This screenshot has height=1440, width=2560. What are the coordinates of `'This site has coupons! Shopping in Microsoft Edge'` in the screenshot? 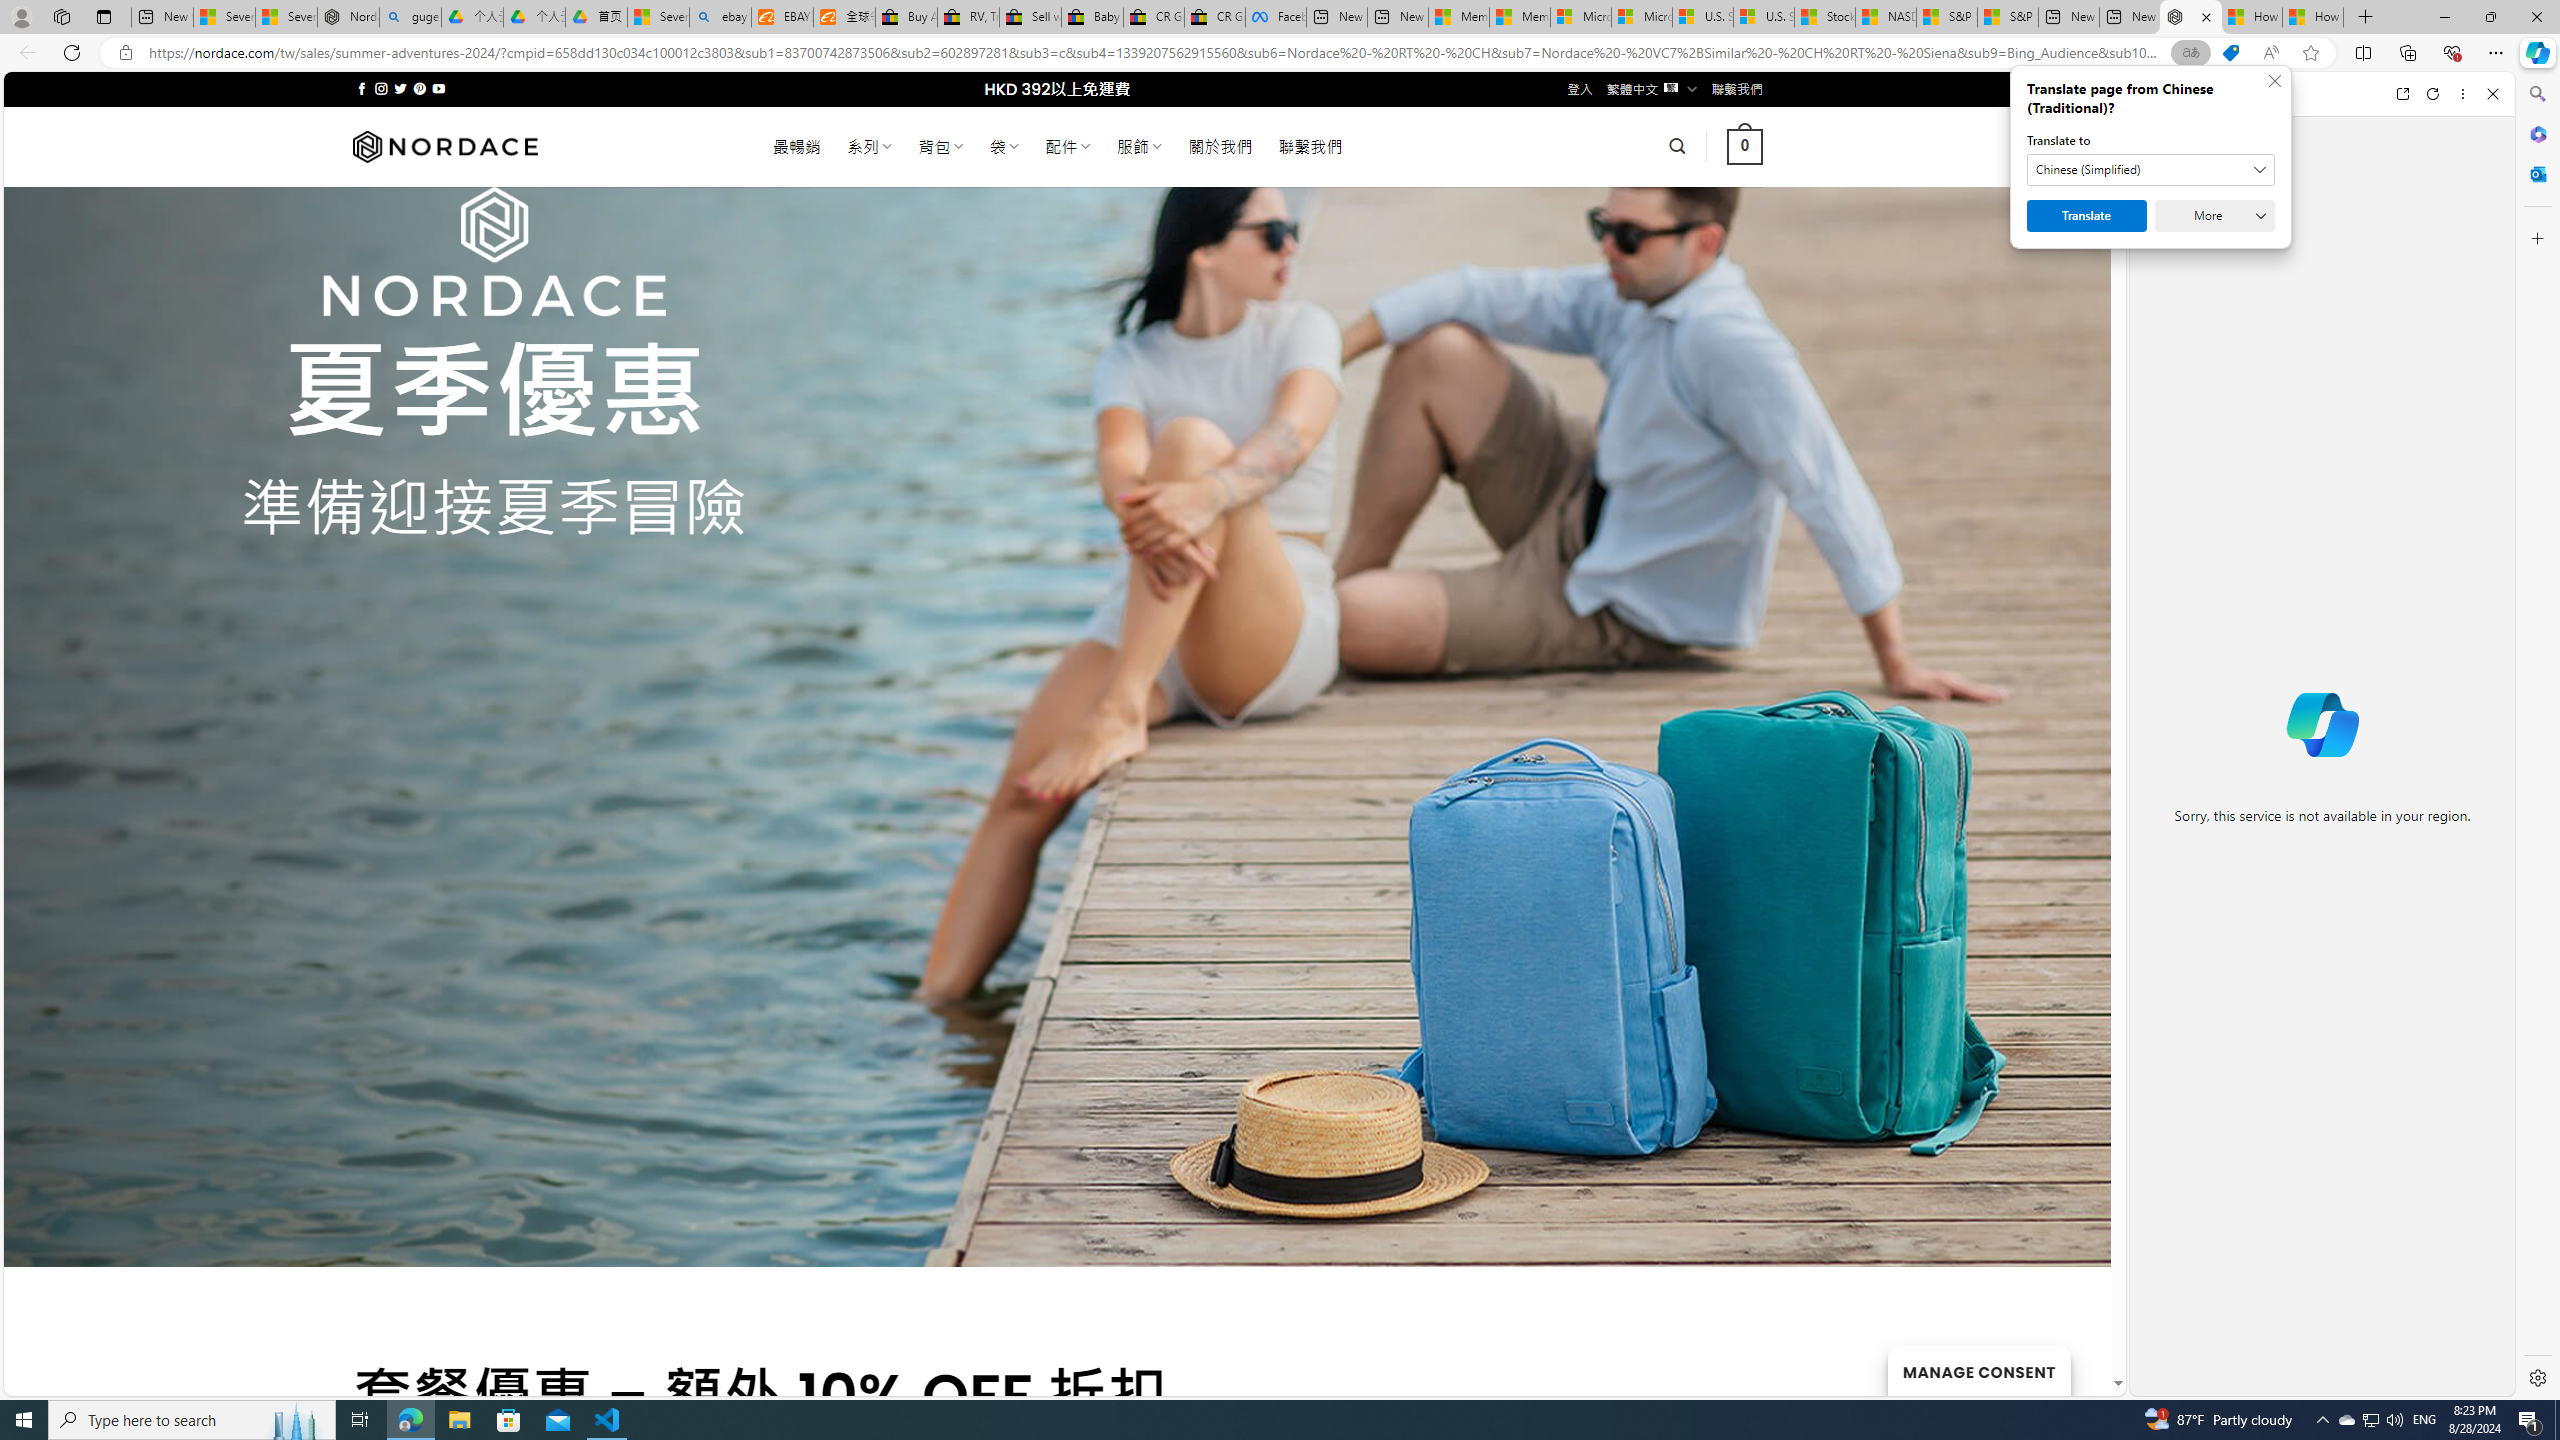 It's located at (2230, 53).